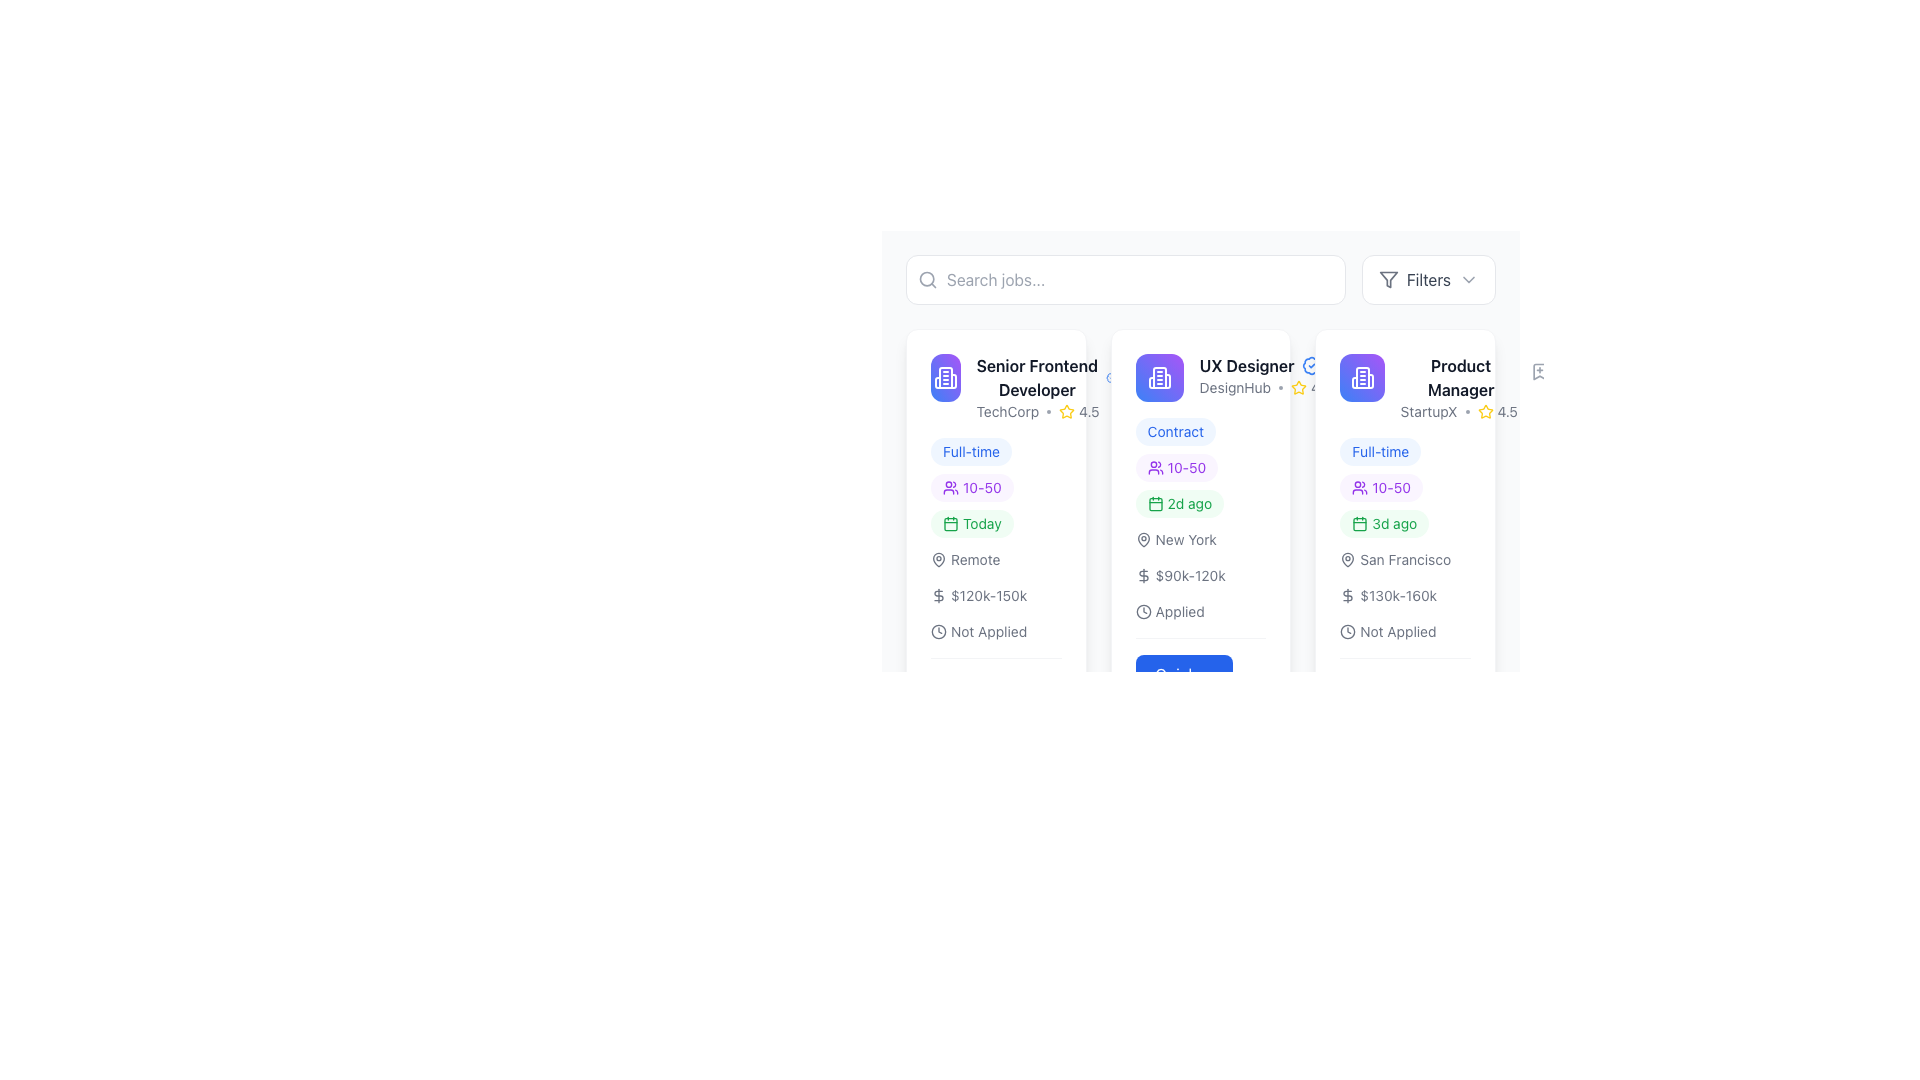 This screenshot has width=1920, height=1080. I want to click on the visual representation of the map pin icon located in the second job listing card, which is a teardrop-shaped graphic indicating location-related details, so click(1143, 540).